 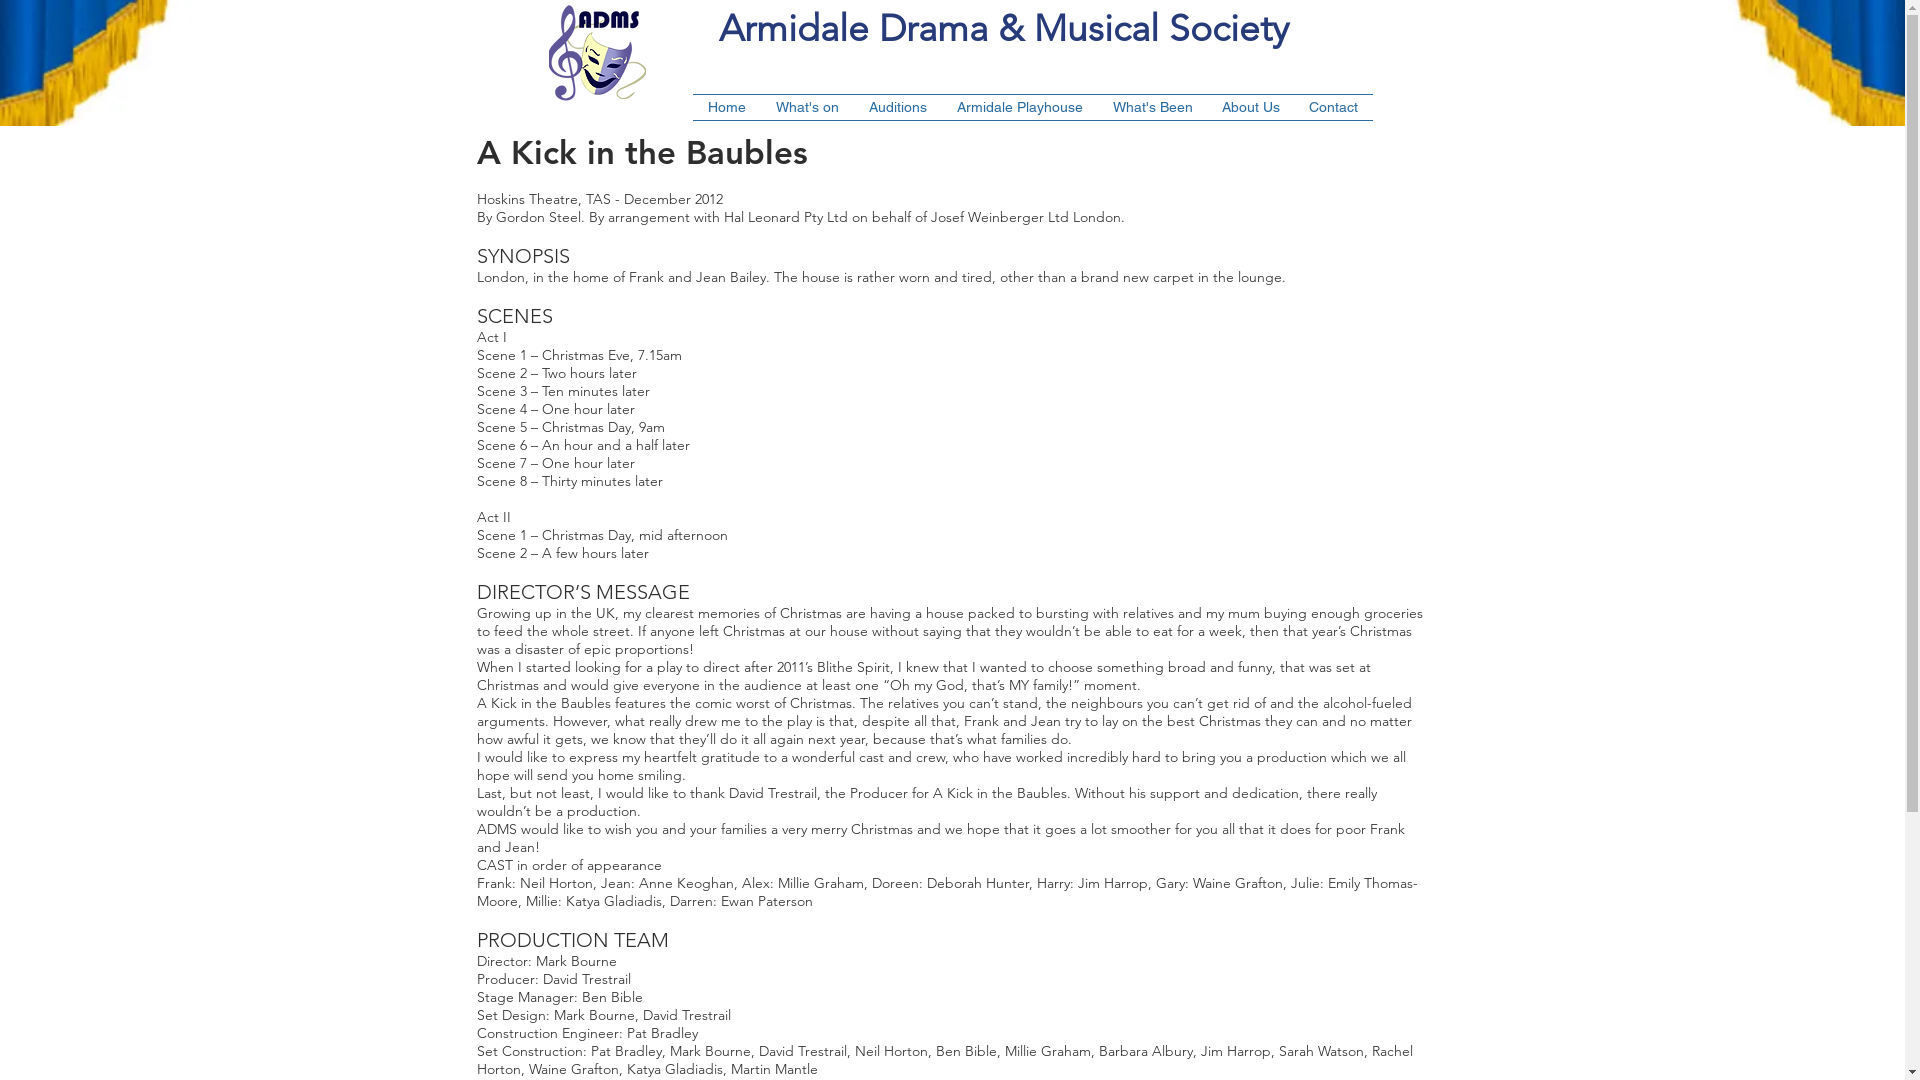 I want to click on 'About Us', so click(x=1250, y=107).